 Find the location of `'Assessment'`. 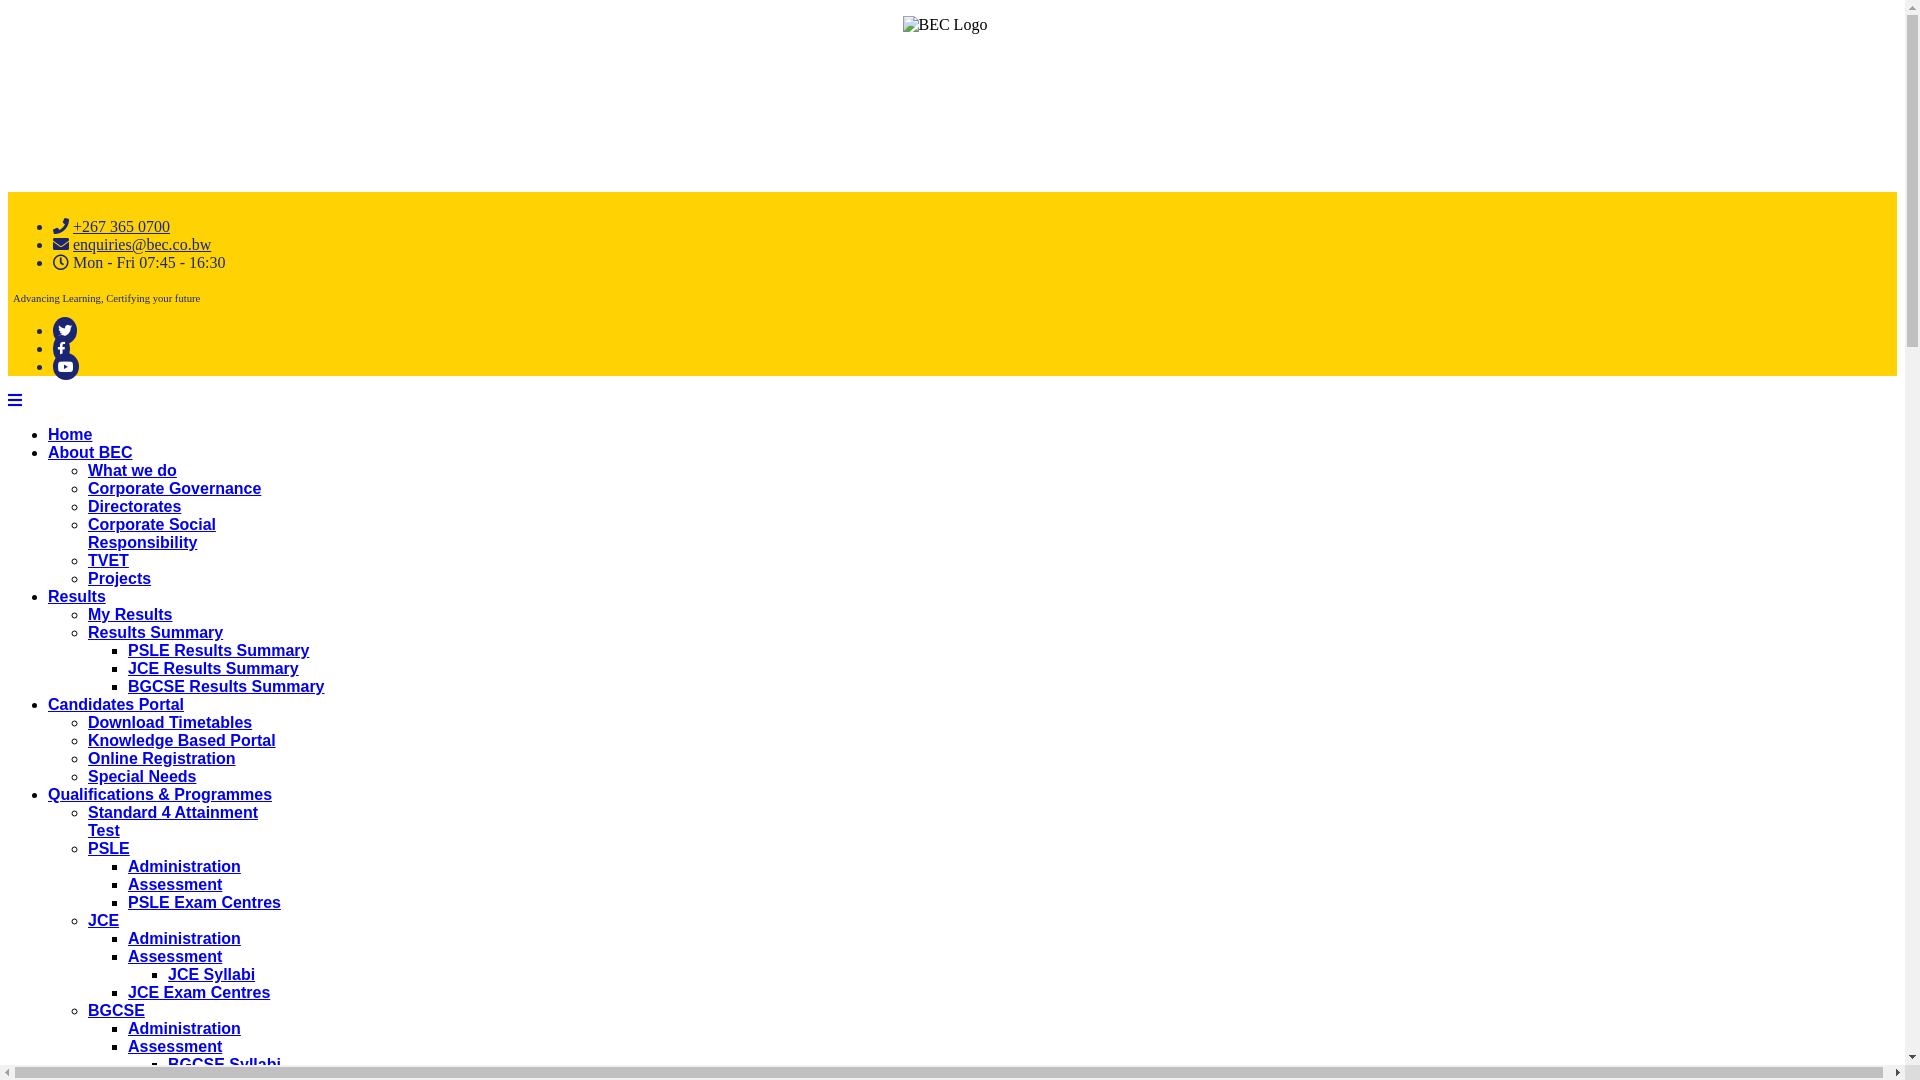

'Assessment' is located at coordinates (127, 955).